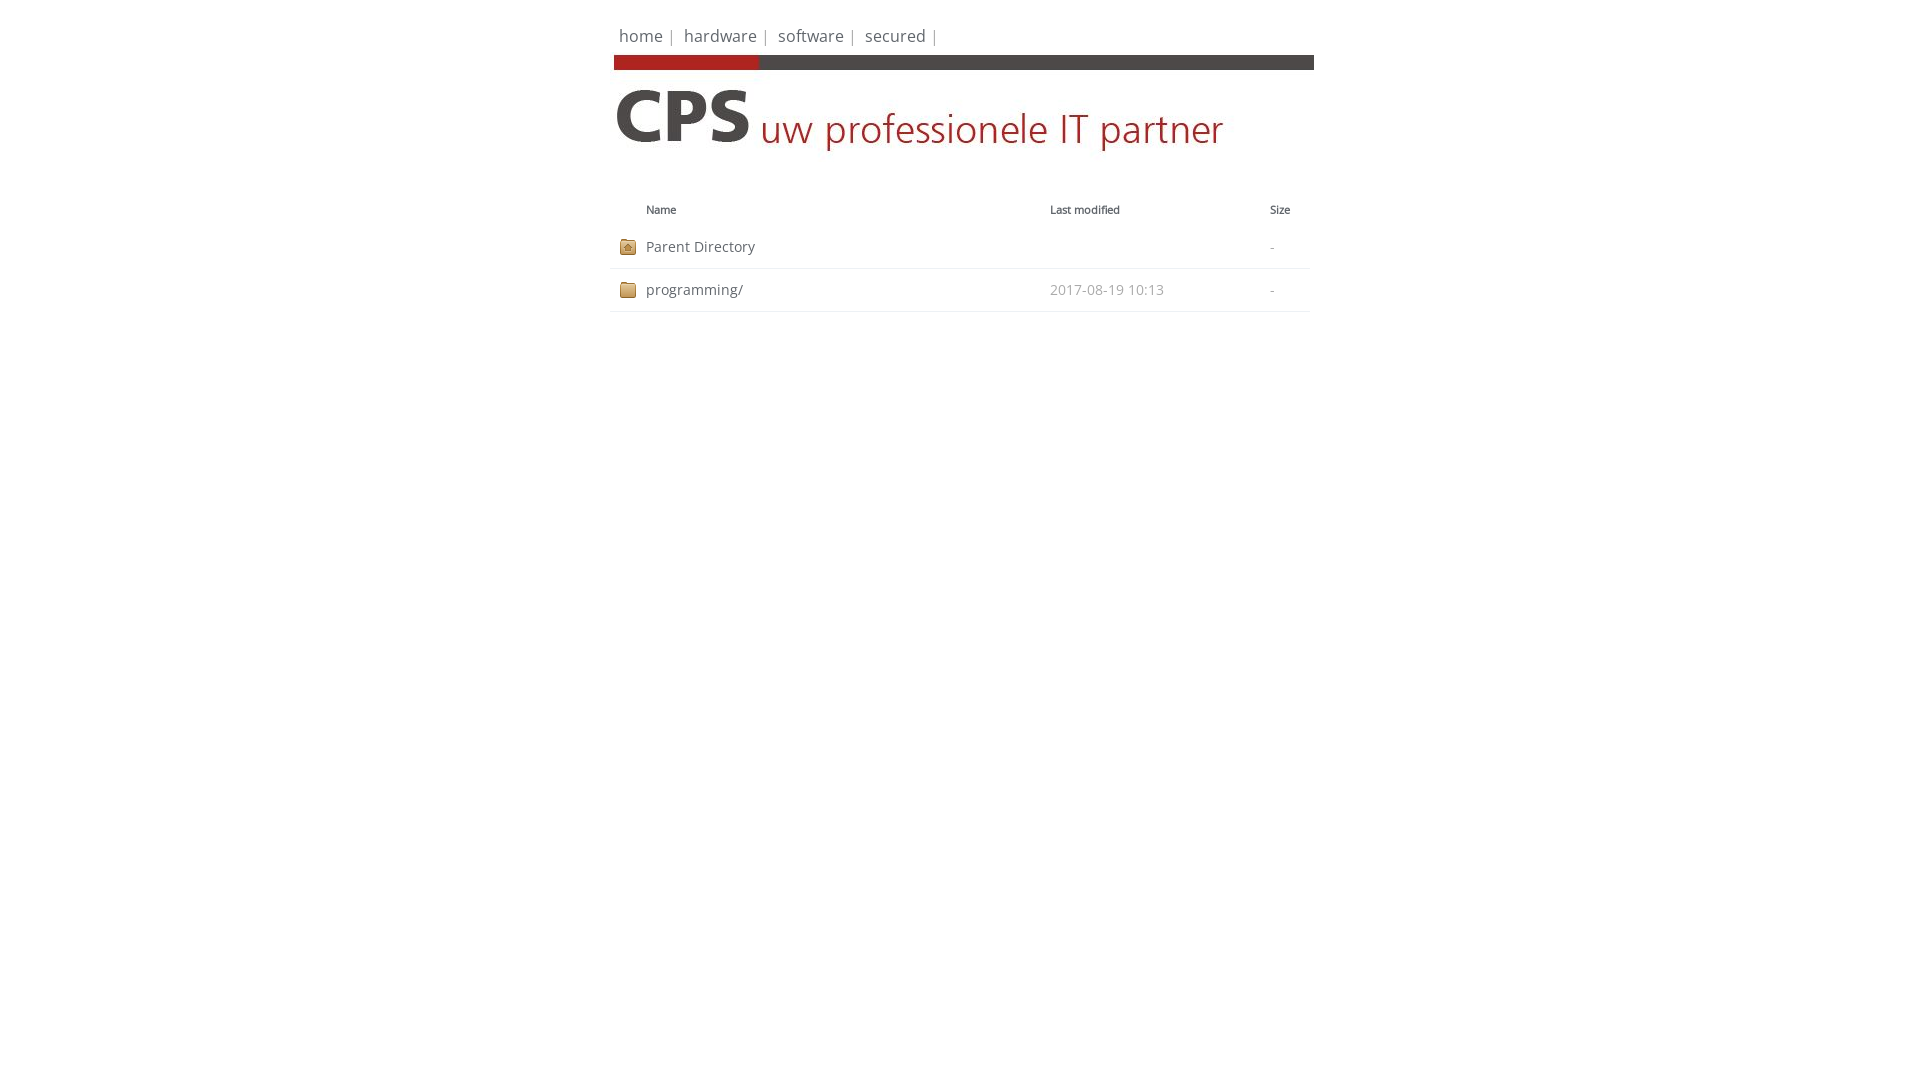 The width and height of the screenshot is (1920, 1080). What do you see at coordinates (661, 209) in the screenshot?
I see `'Name'` at bounding box center [661, 209].